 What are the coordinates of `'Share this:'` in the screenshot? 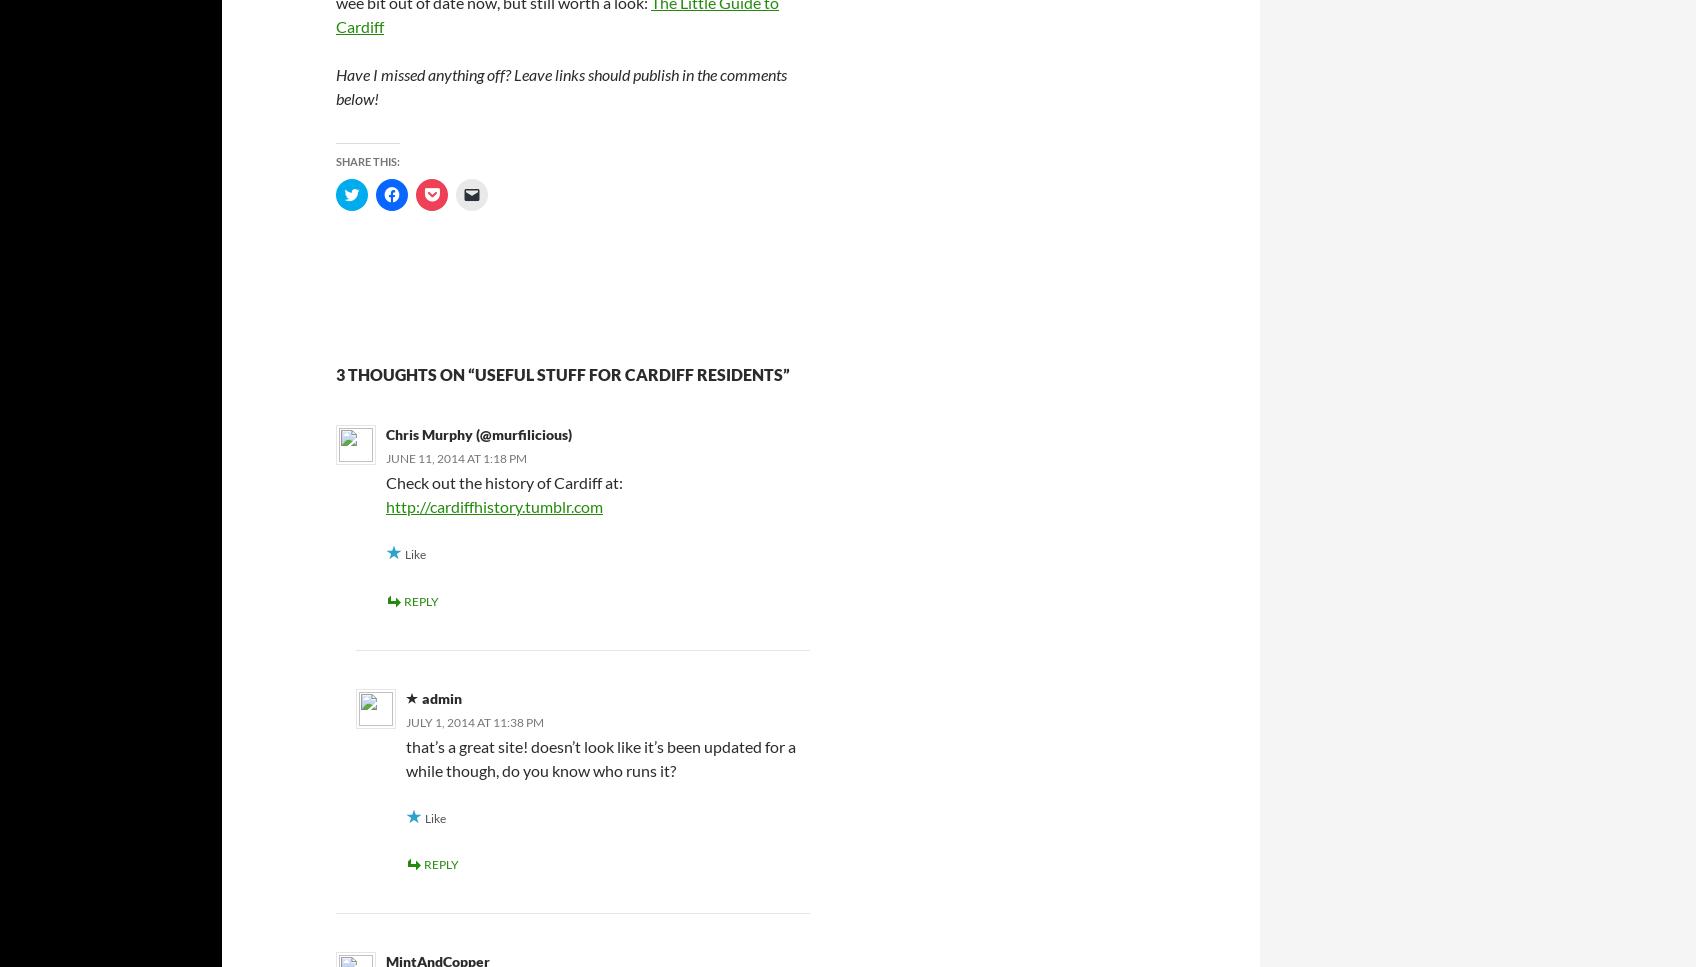 It's located at (367, 160).